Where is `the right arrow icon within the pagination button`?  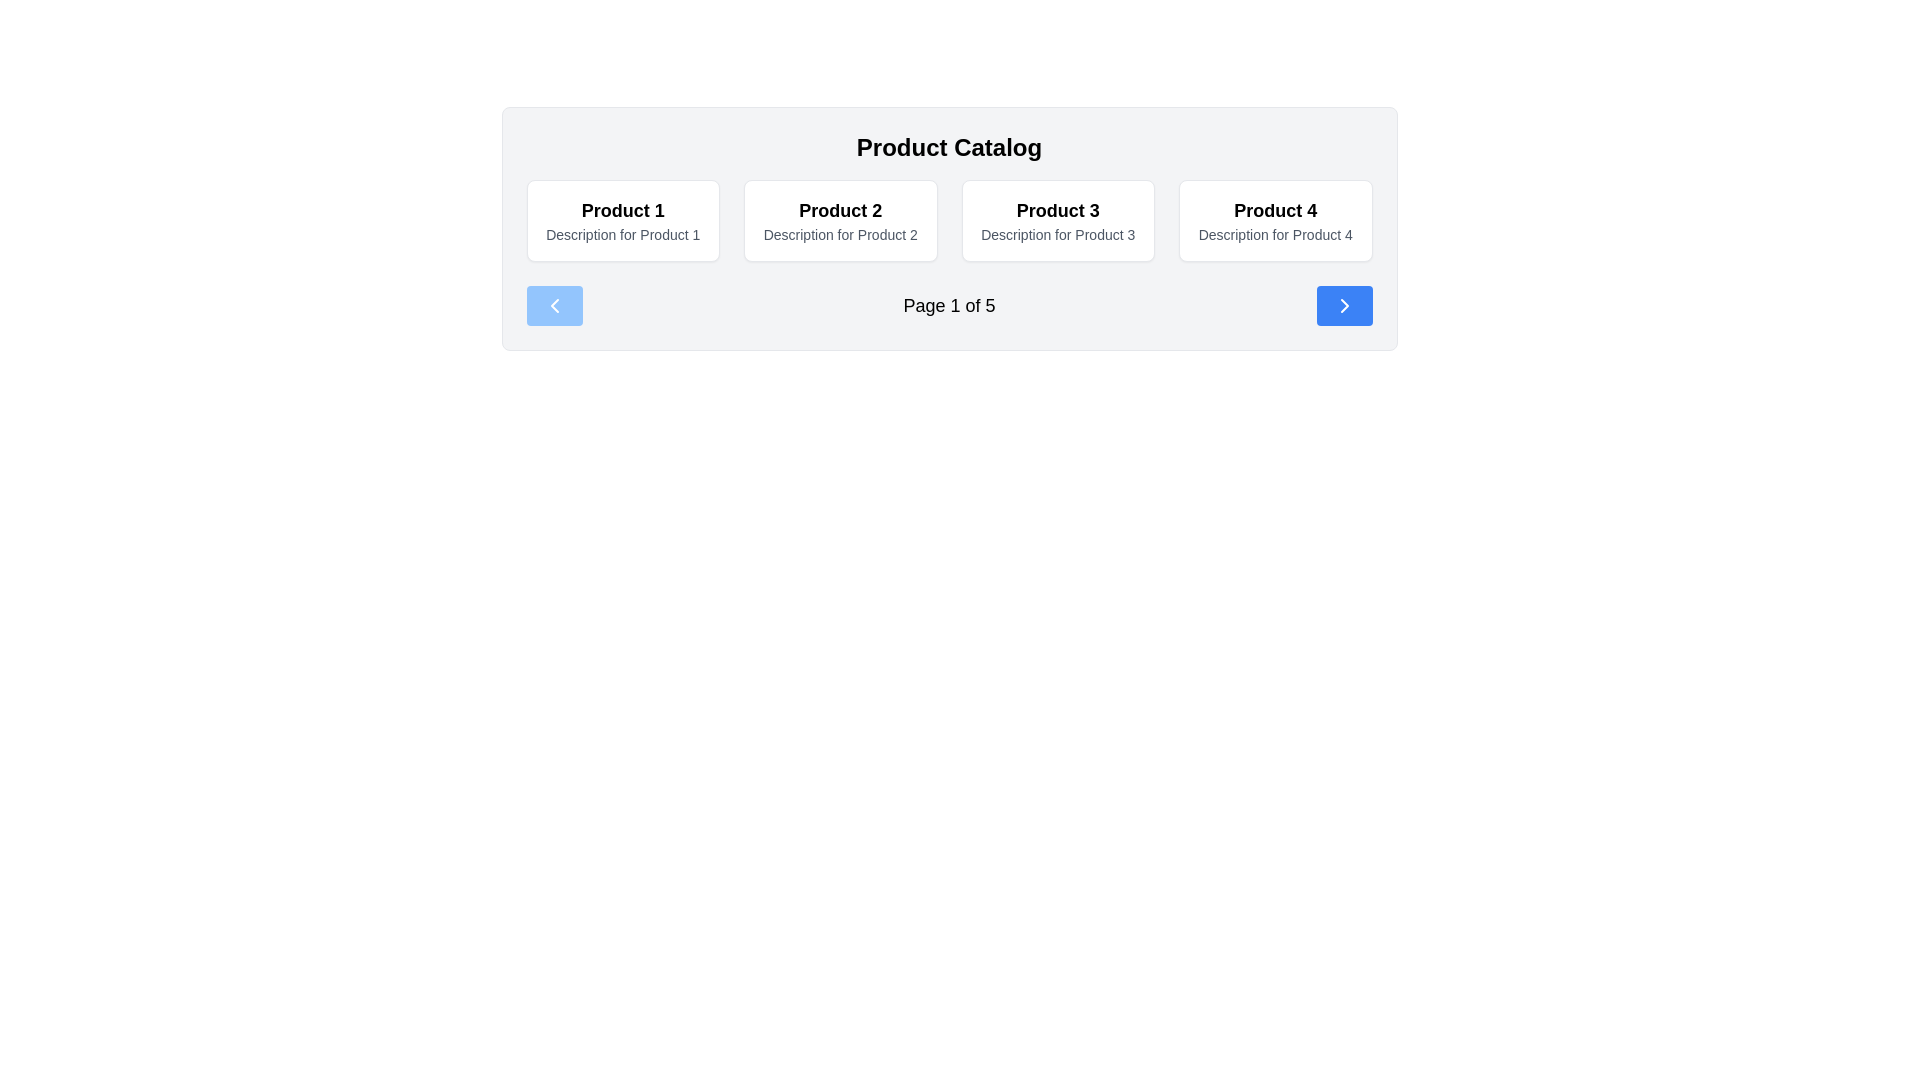 the right arrow icon within the pagination button is located at coordinates (1344, 305).